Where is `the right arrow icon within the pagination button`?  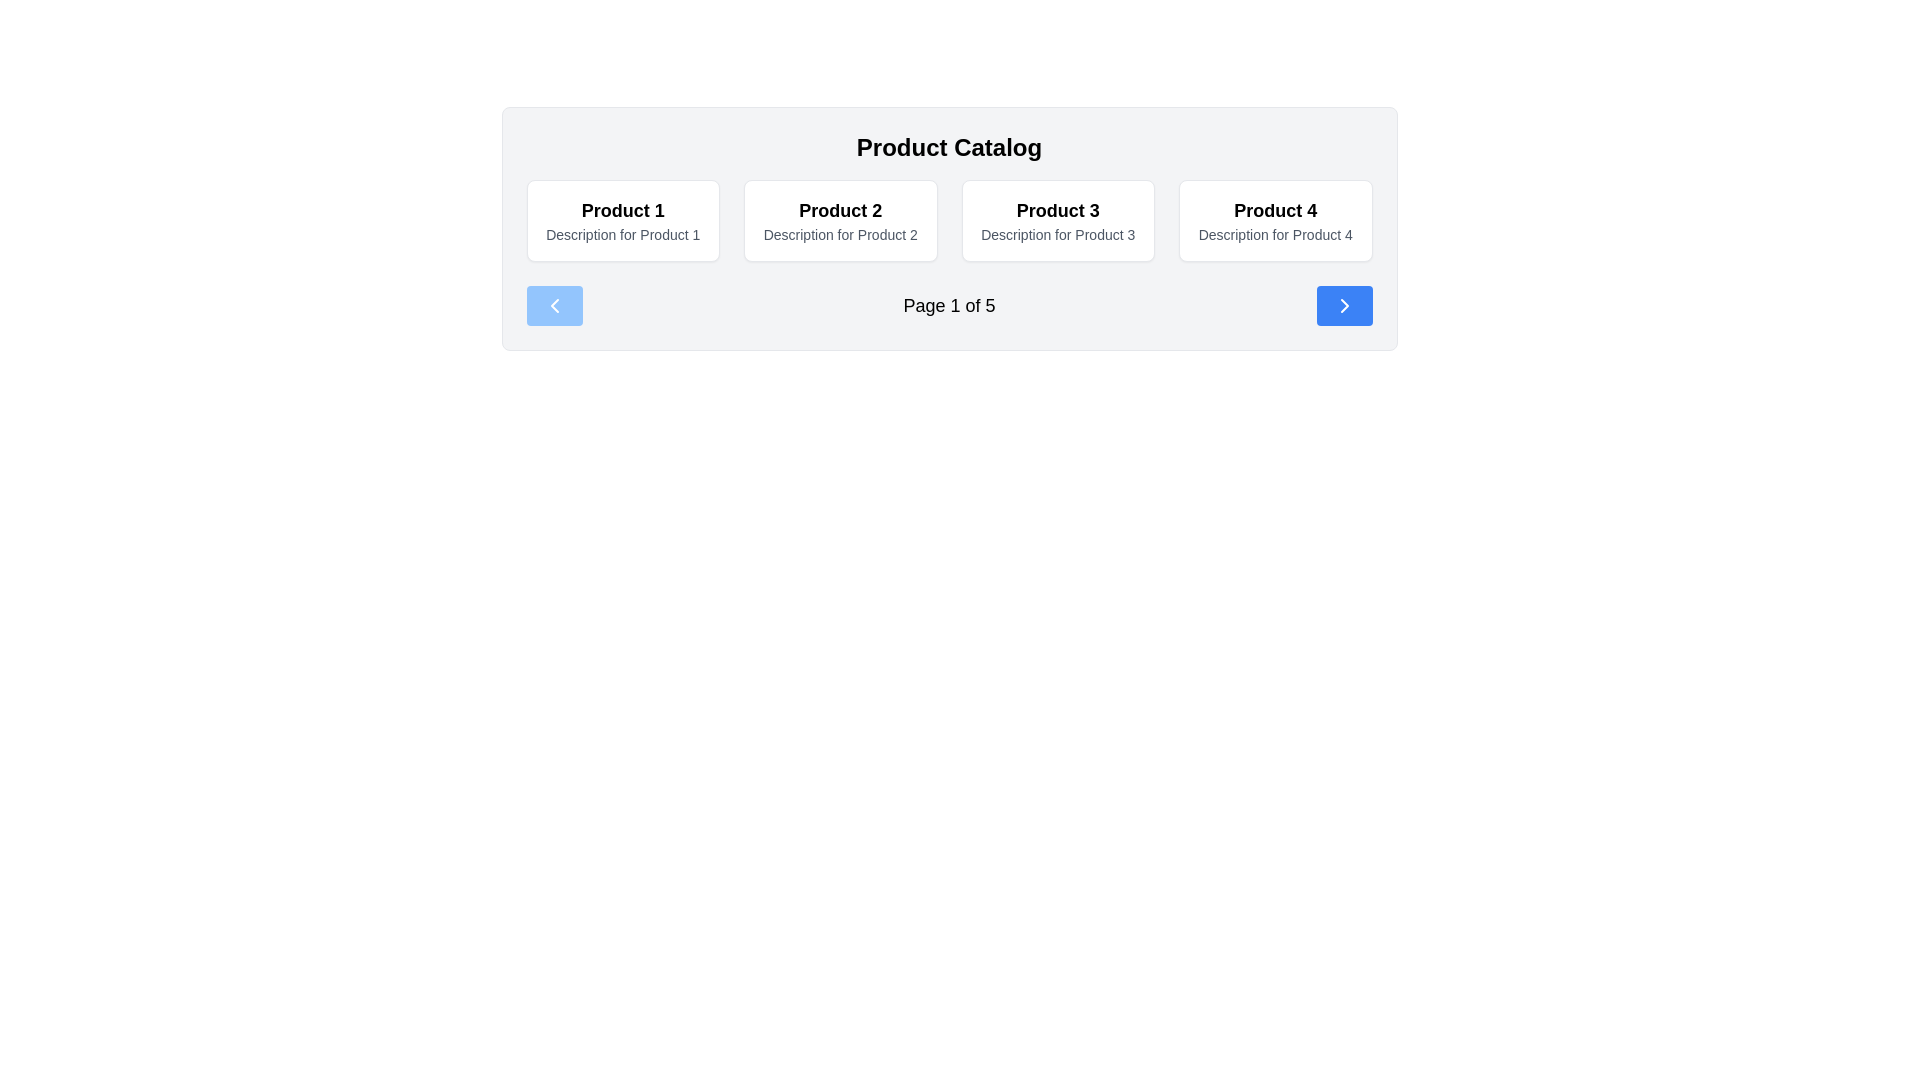 the right arrow icon within the pagination button is located at coordinates (1344, 305).